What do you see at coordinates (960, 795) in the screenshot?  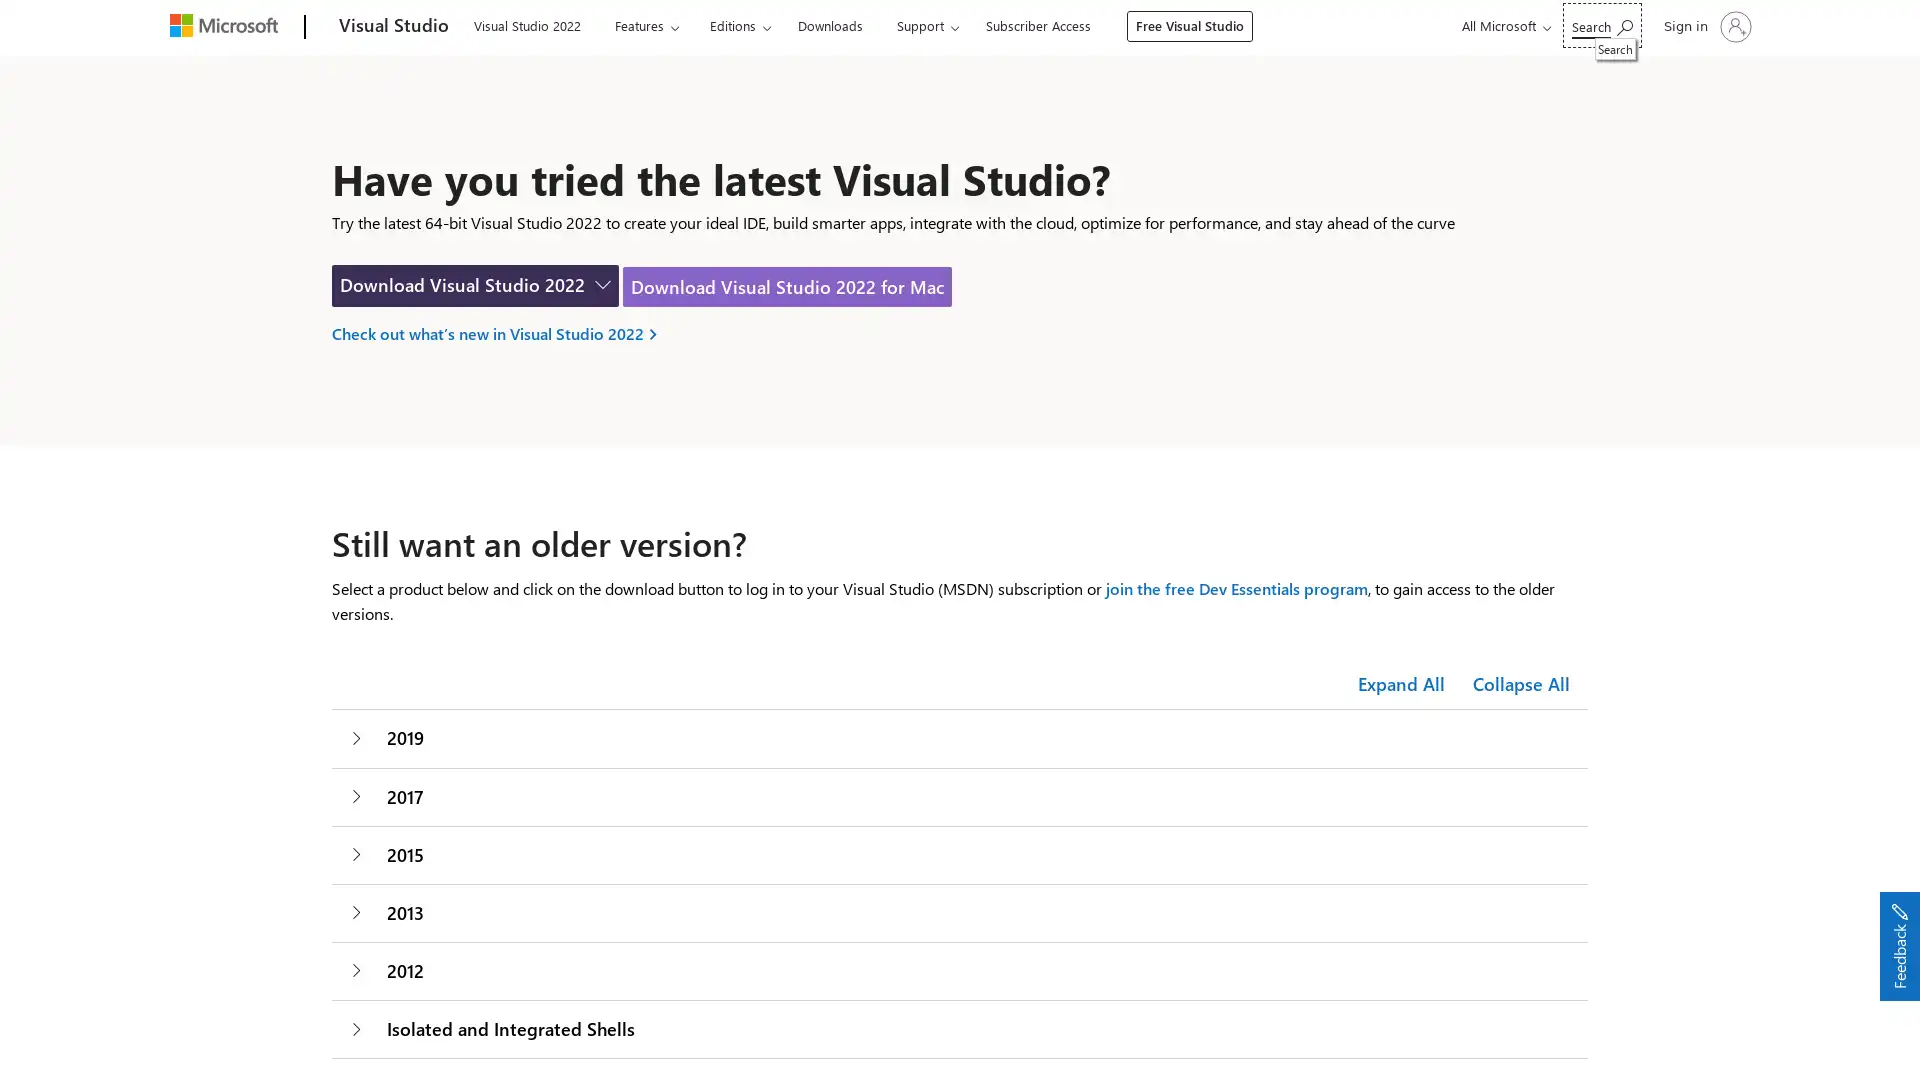 I see `2017` at bounding box center [960, 795].